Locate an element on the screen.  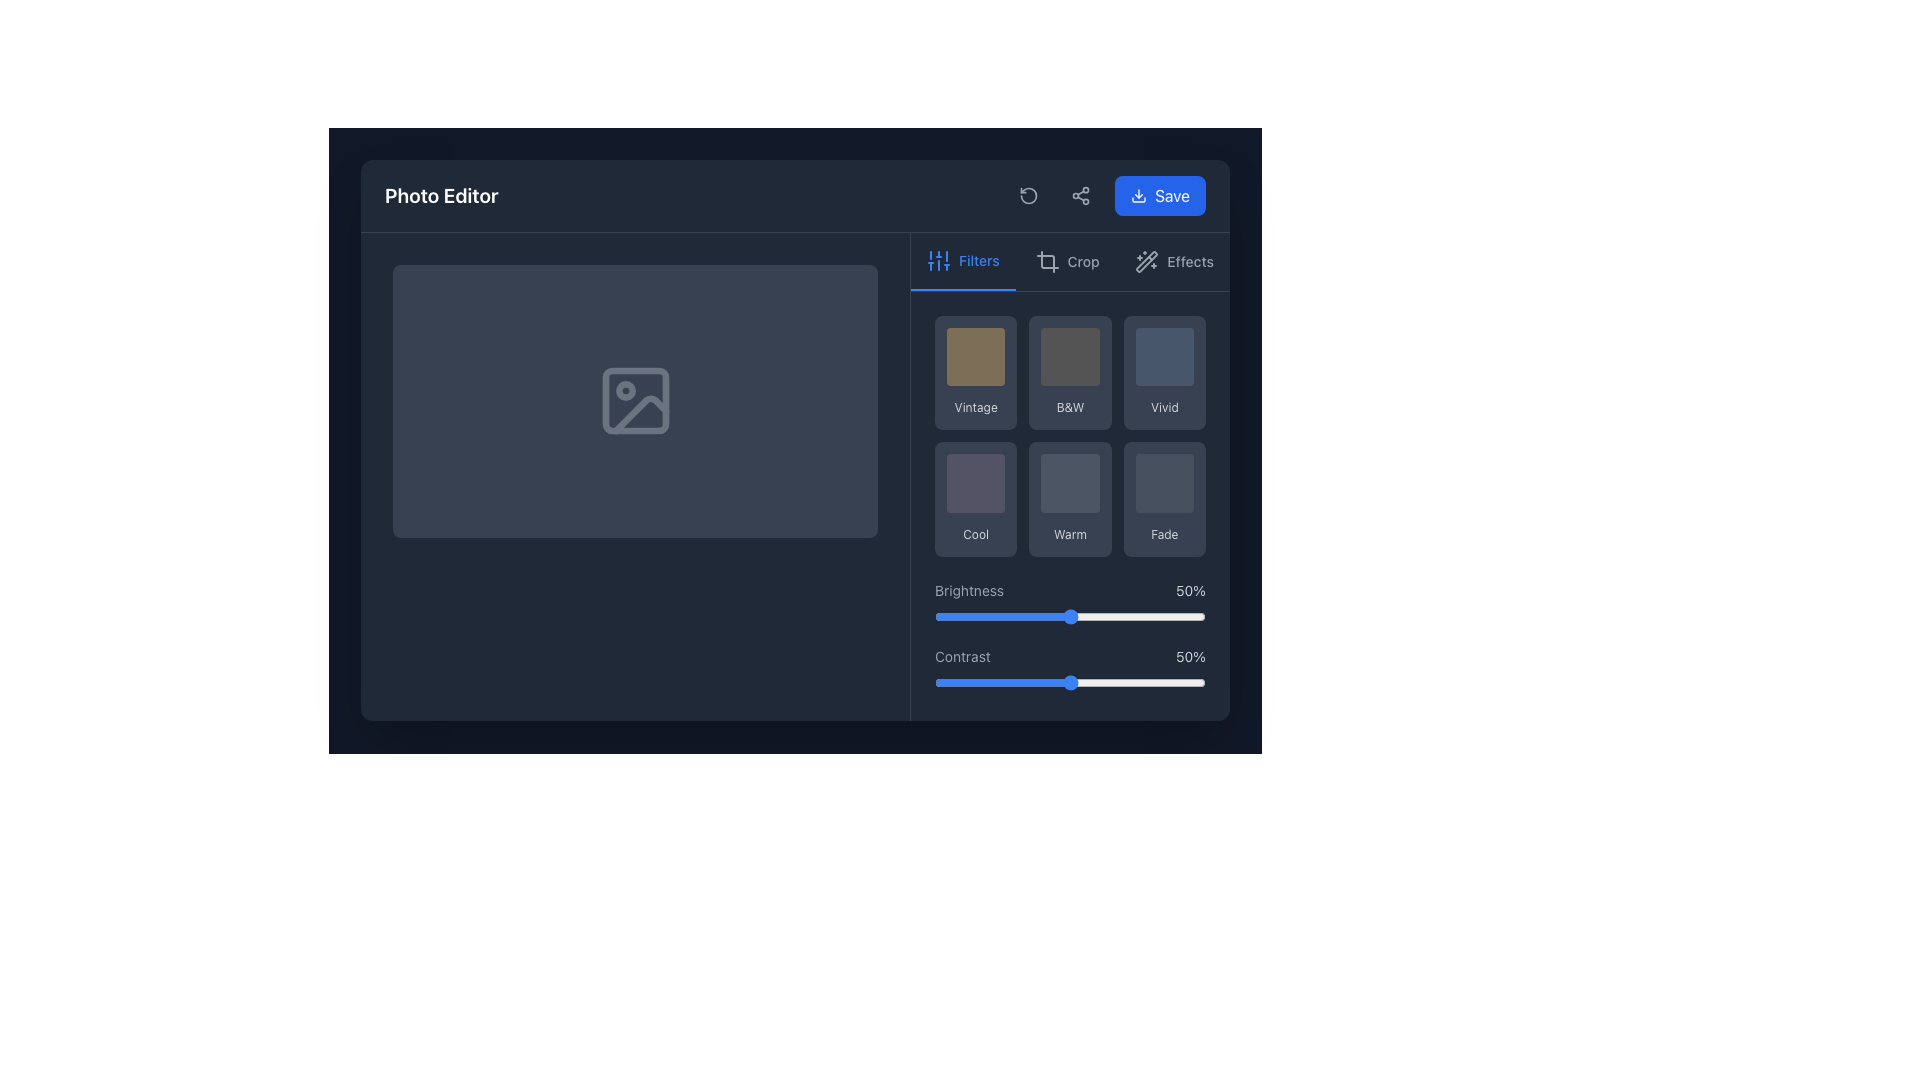
the crop tool button located centrally in the toolbar is located at coordinates (1046, 261).